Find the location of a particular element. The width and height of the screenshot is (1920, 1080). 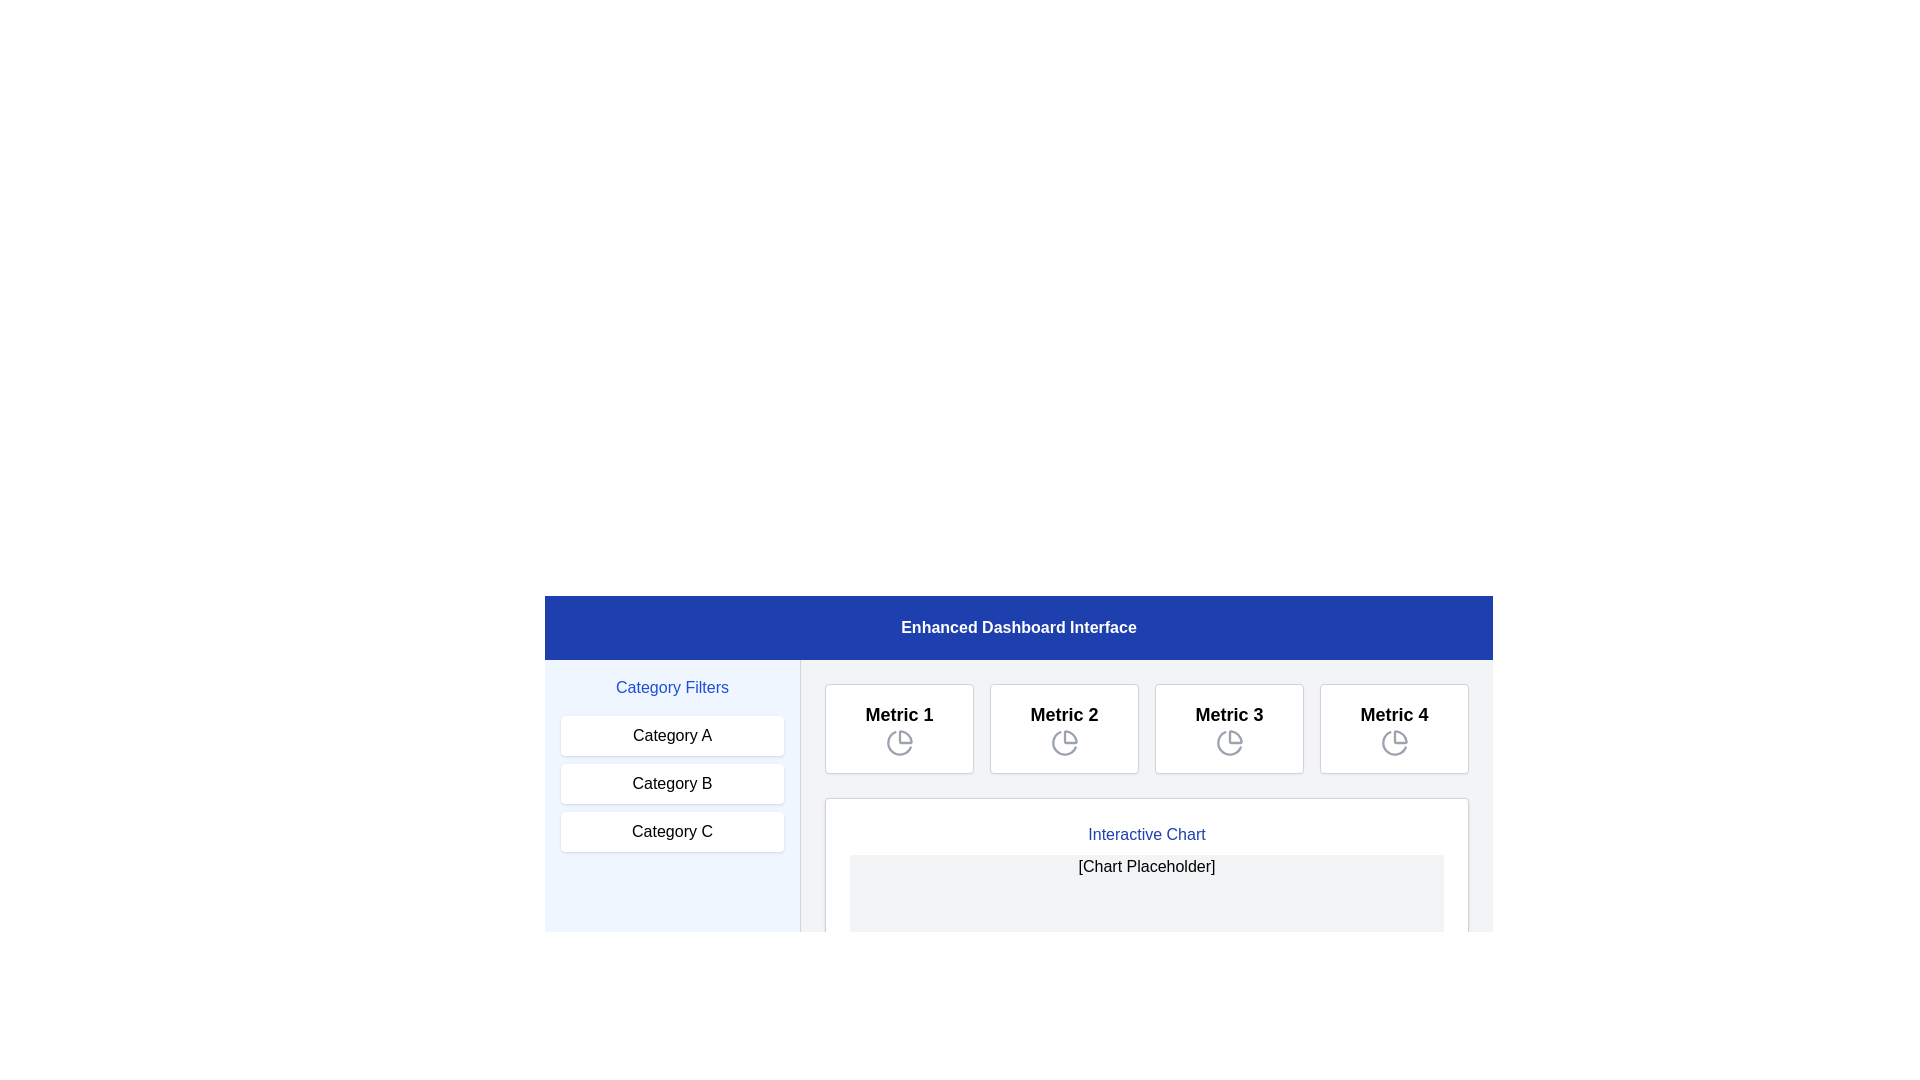

the 'Category A' filter button located in the left column under the 'Category Filters' label is located at coordinates (672, 736).